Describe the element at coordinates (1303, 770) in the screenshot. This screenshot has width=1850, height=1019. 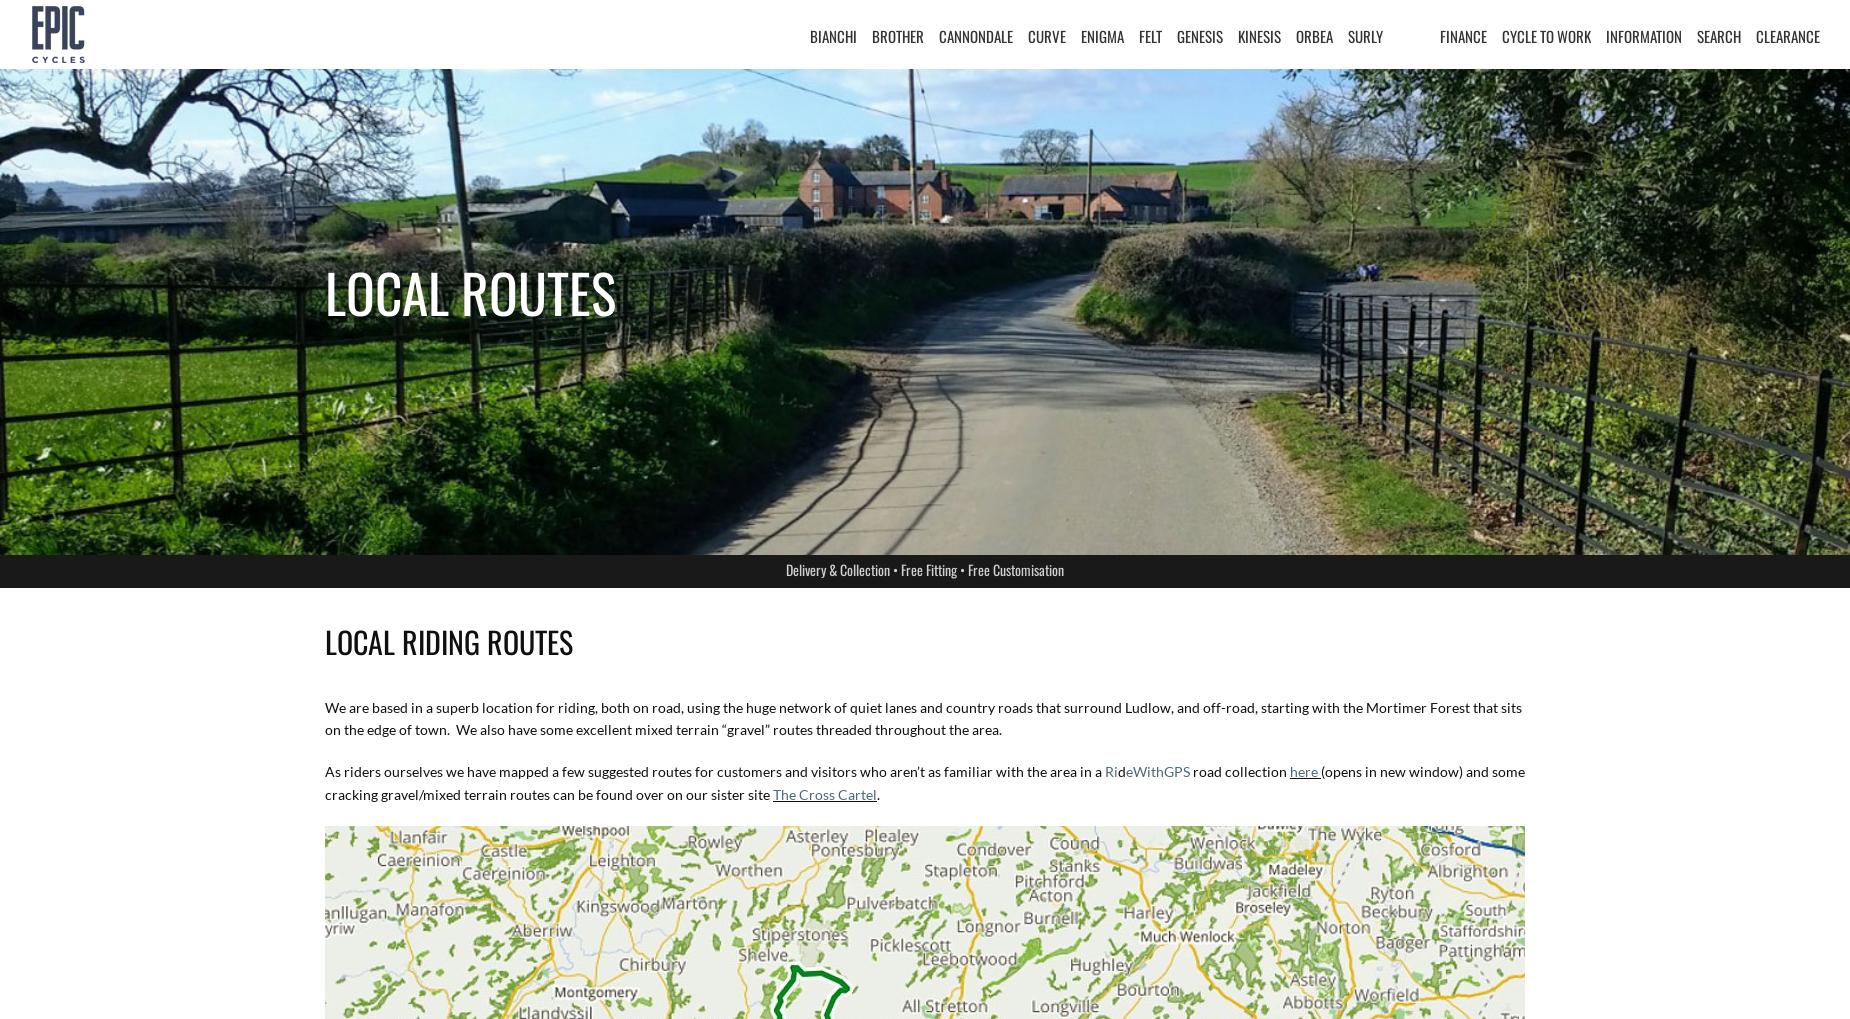
I see `'here'` at that location.